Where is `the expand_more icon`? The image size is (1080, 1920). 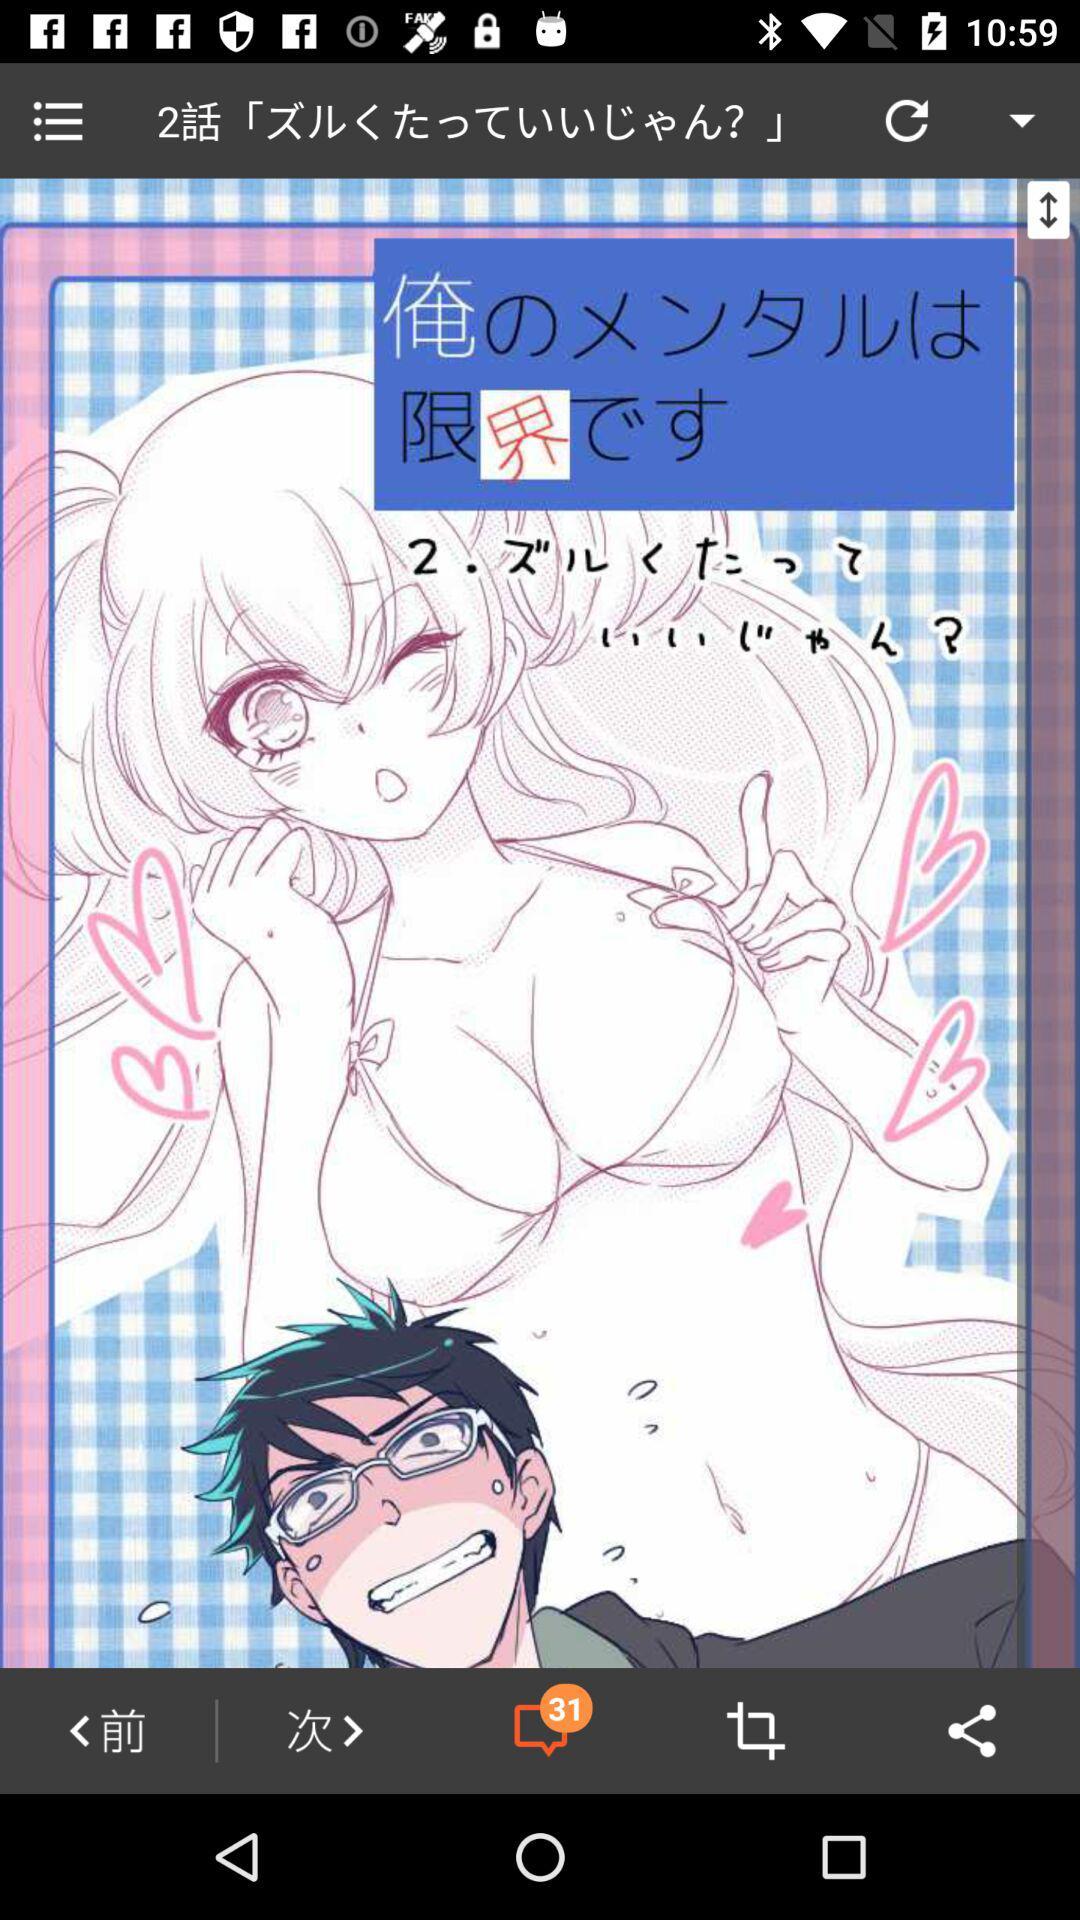 the expand_more icon is located at coordinates (1022, 119).